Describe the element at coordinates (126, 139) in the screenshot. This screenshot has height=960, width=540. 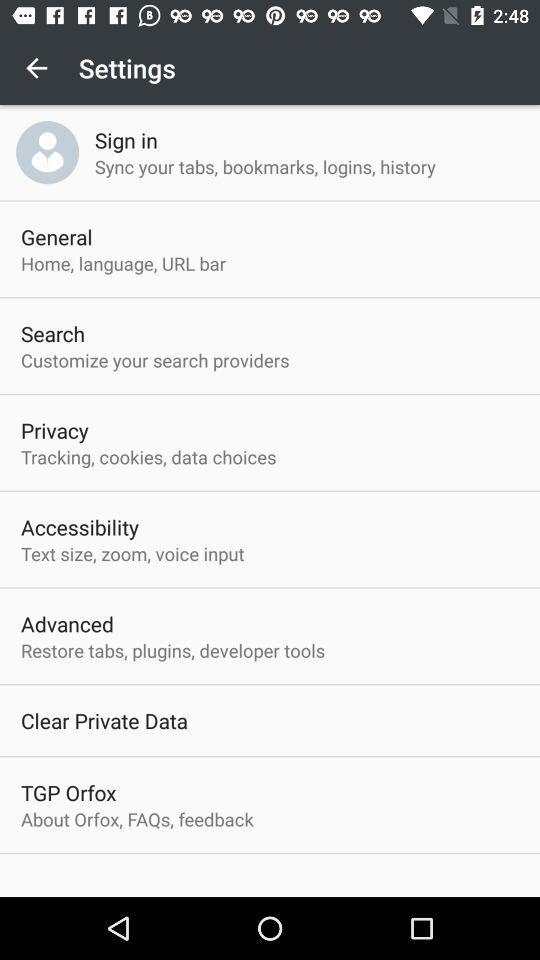
I see `icon above the sync your tabs` at that location.